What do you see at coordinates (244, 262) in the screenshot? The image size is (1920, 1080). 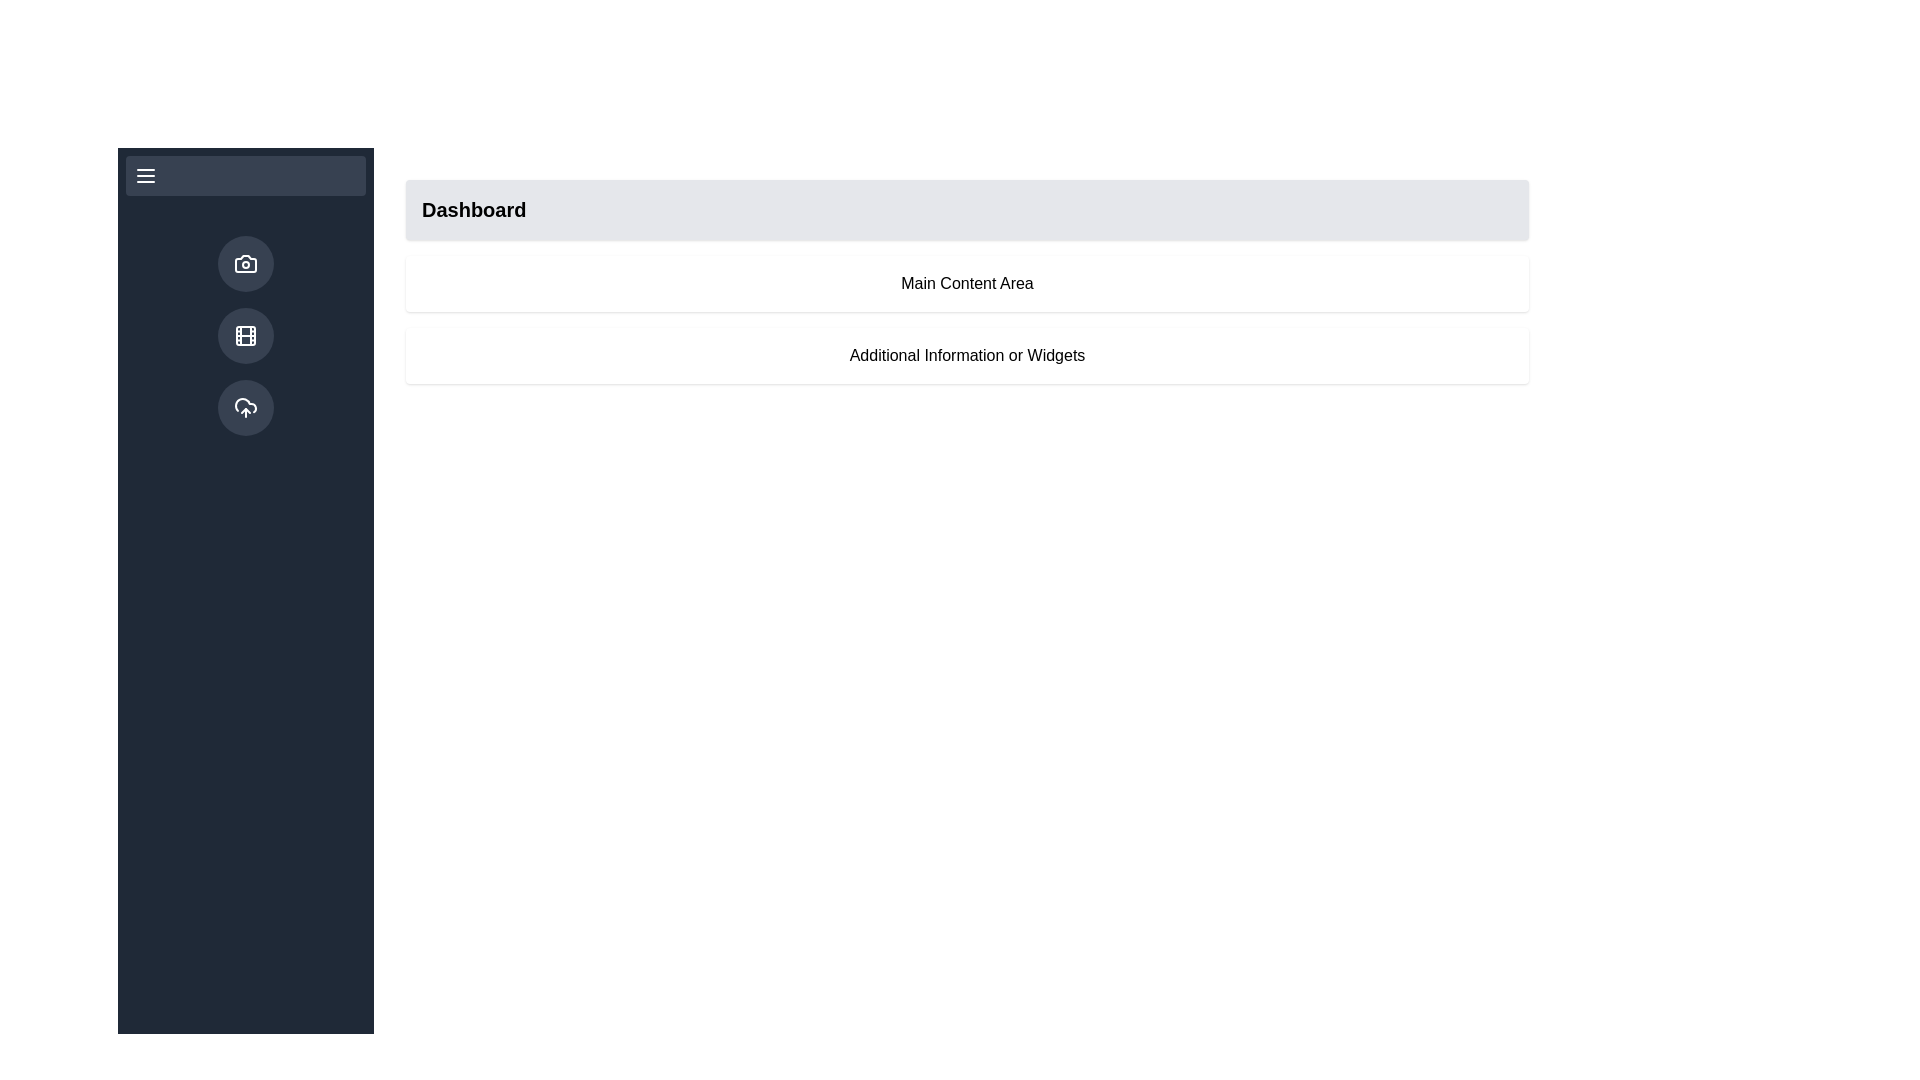 I see `the camera icon, which is the topmost element in the second circular button on the left sidebar of the interface` at bounding box center [244, 262].